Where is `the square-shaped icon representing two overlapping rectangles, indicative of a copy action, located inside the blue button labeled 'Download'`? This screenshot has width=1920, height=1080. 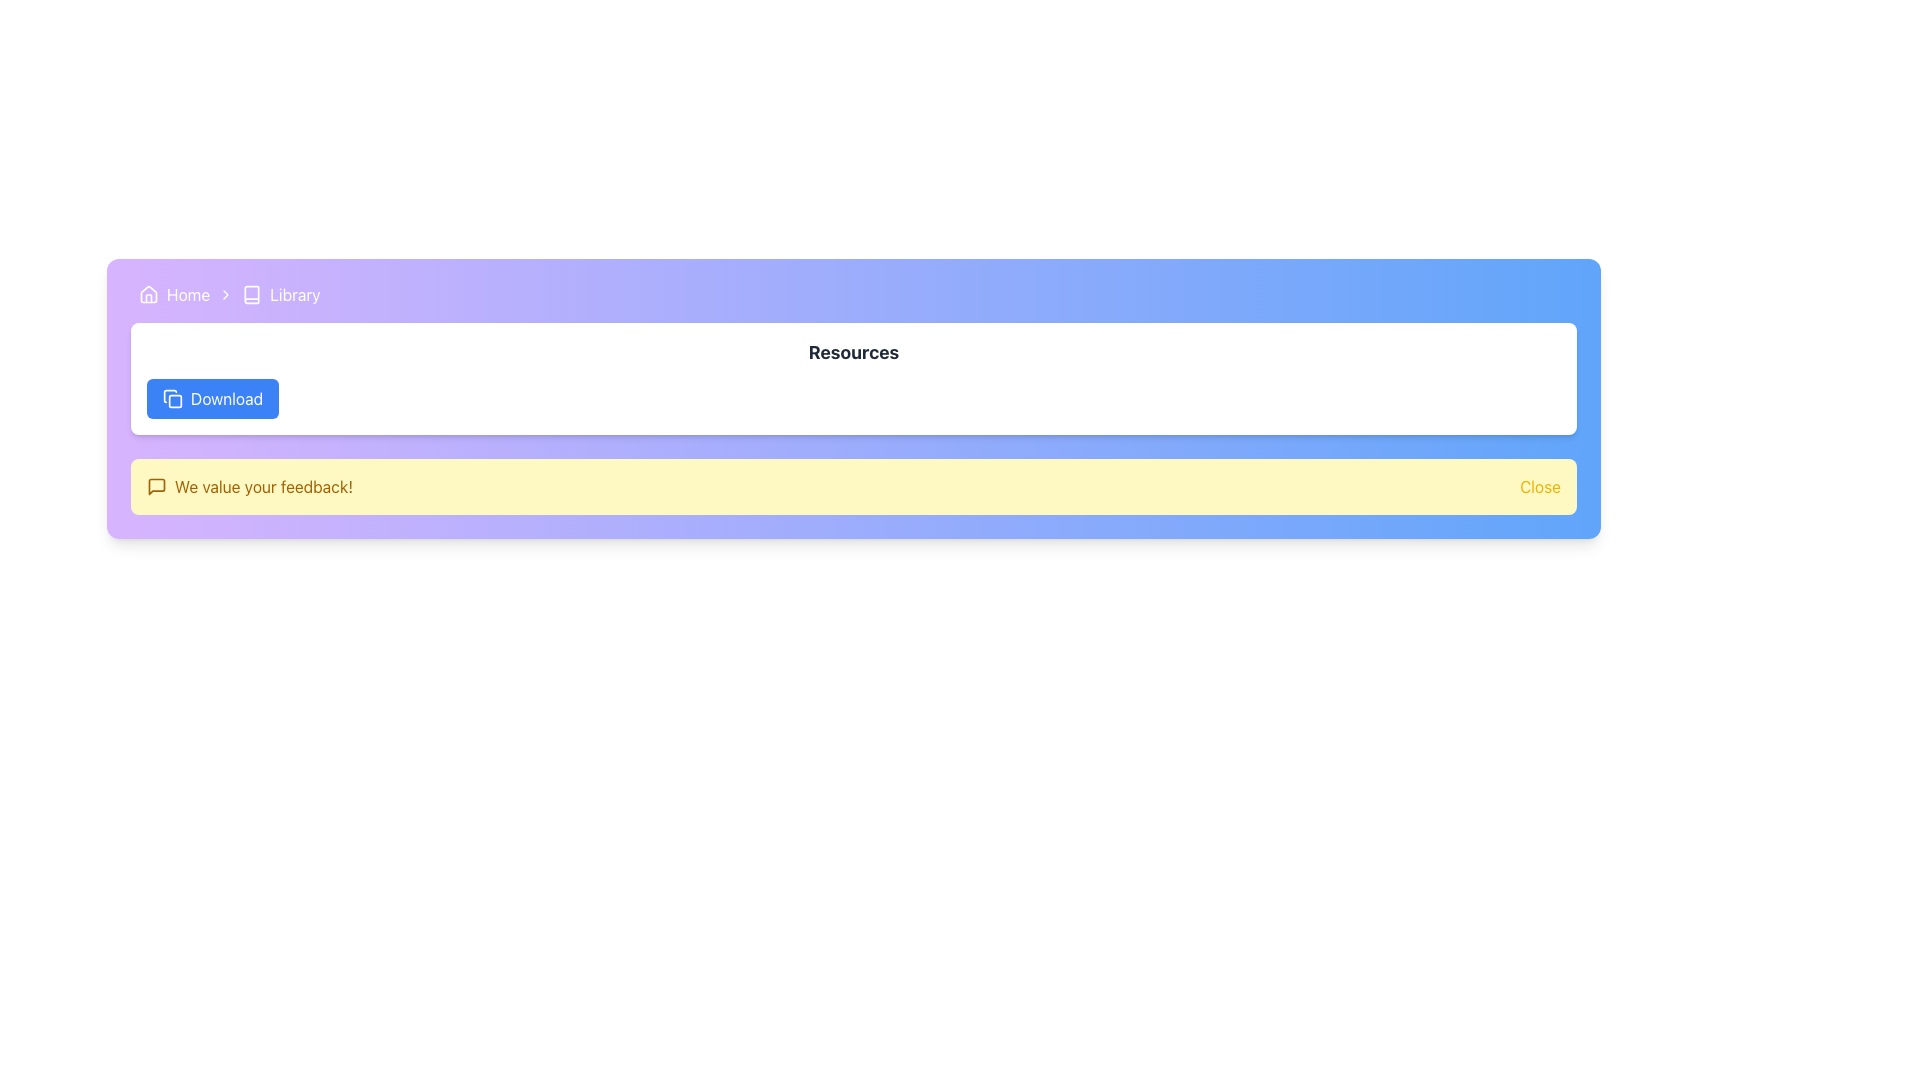 the square-shaped icon representing two overlapping rectangles, indicative of a copy action, located inside the blue button labeled 'Download' is located at coordinates (172, 398).